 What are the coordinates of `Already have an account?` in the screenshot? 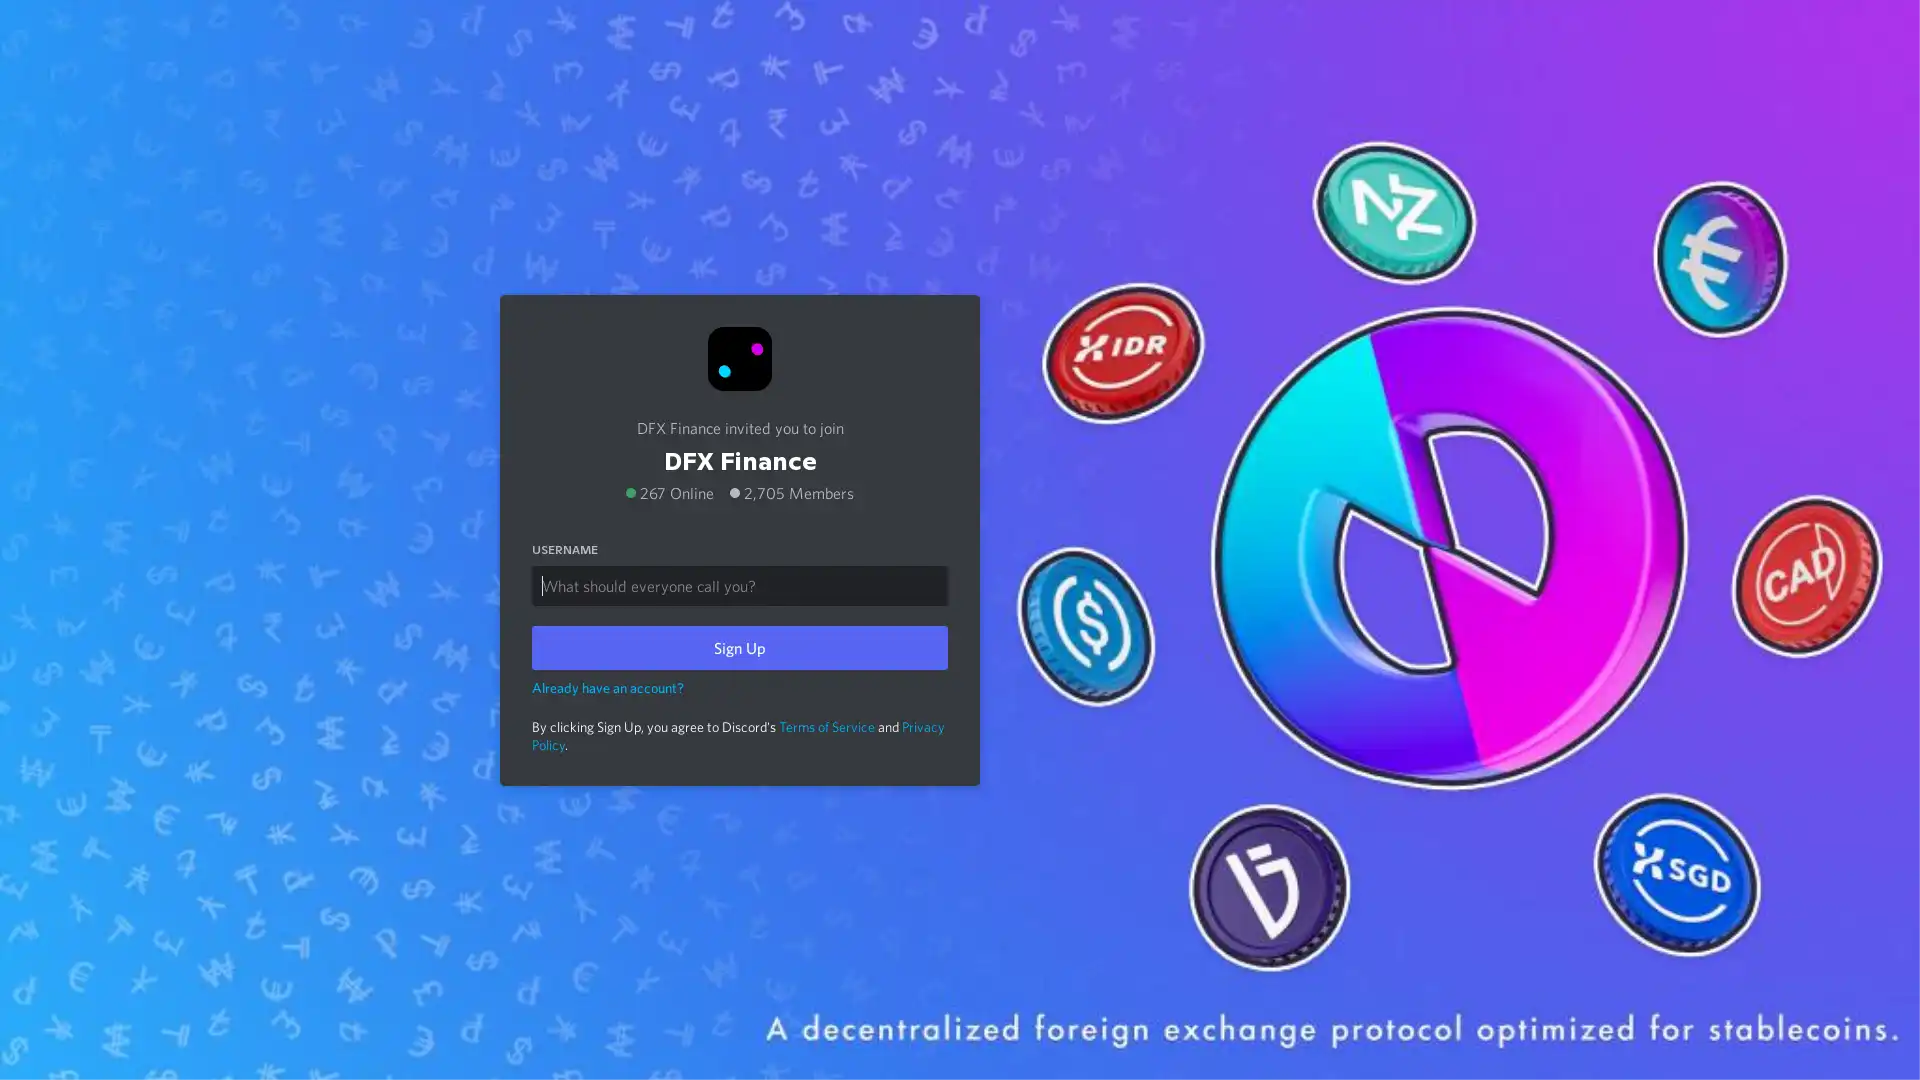 It's located at (607, 685).